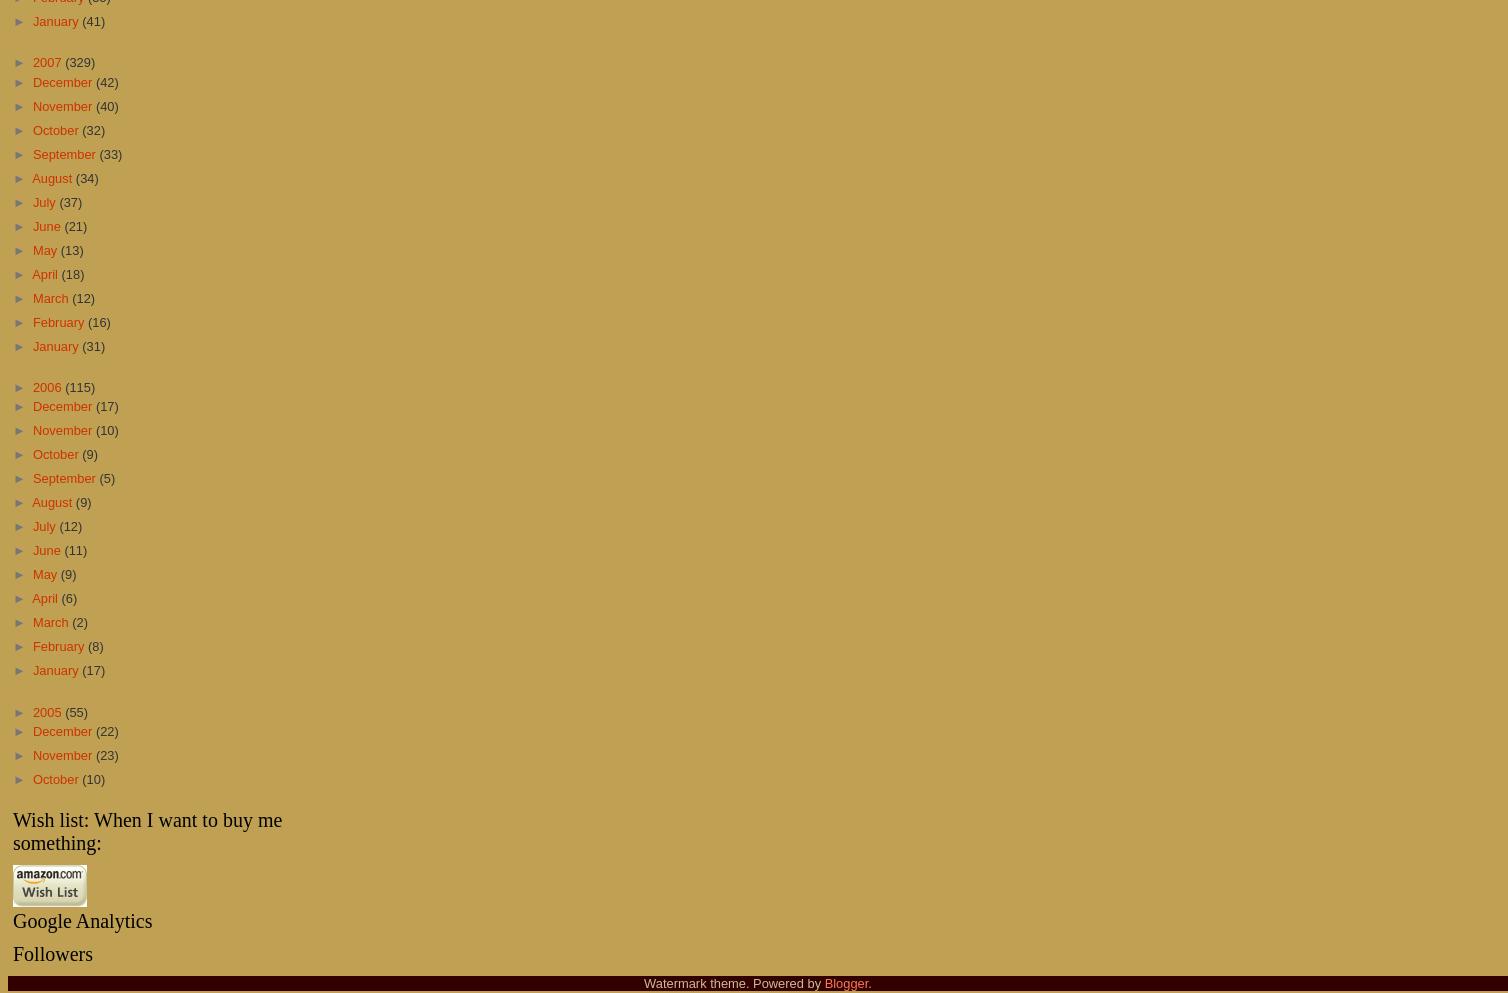 The image size is (1508, 993). I want to click on '(13)', so click(60, 248).